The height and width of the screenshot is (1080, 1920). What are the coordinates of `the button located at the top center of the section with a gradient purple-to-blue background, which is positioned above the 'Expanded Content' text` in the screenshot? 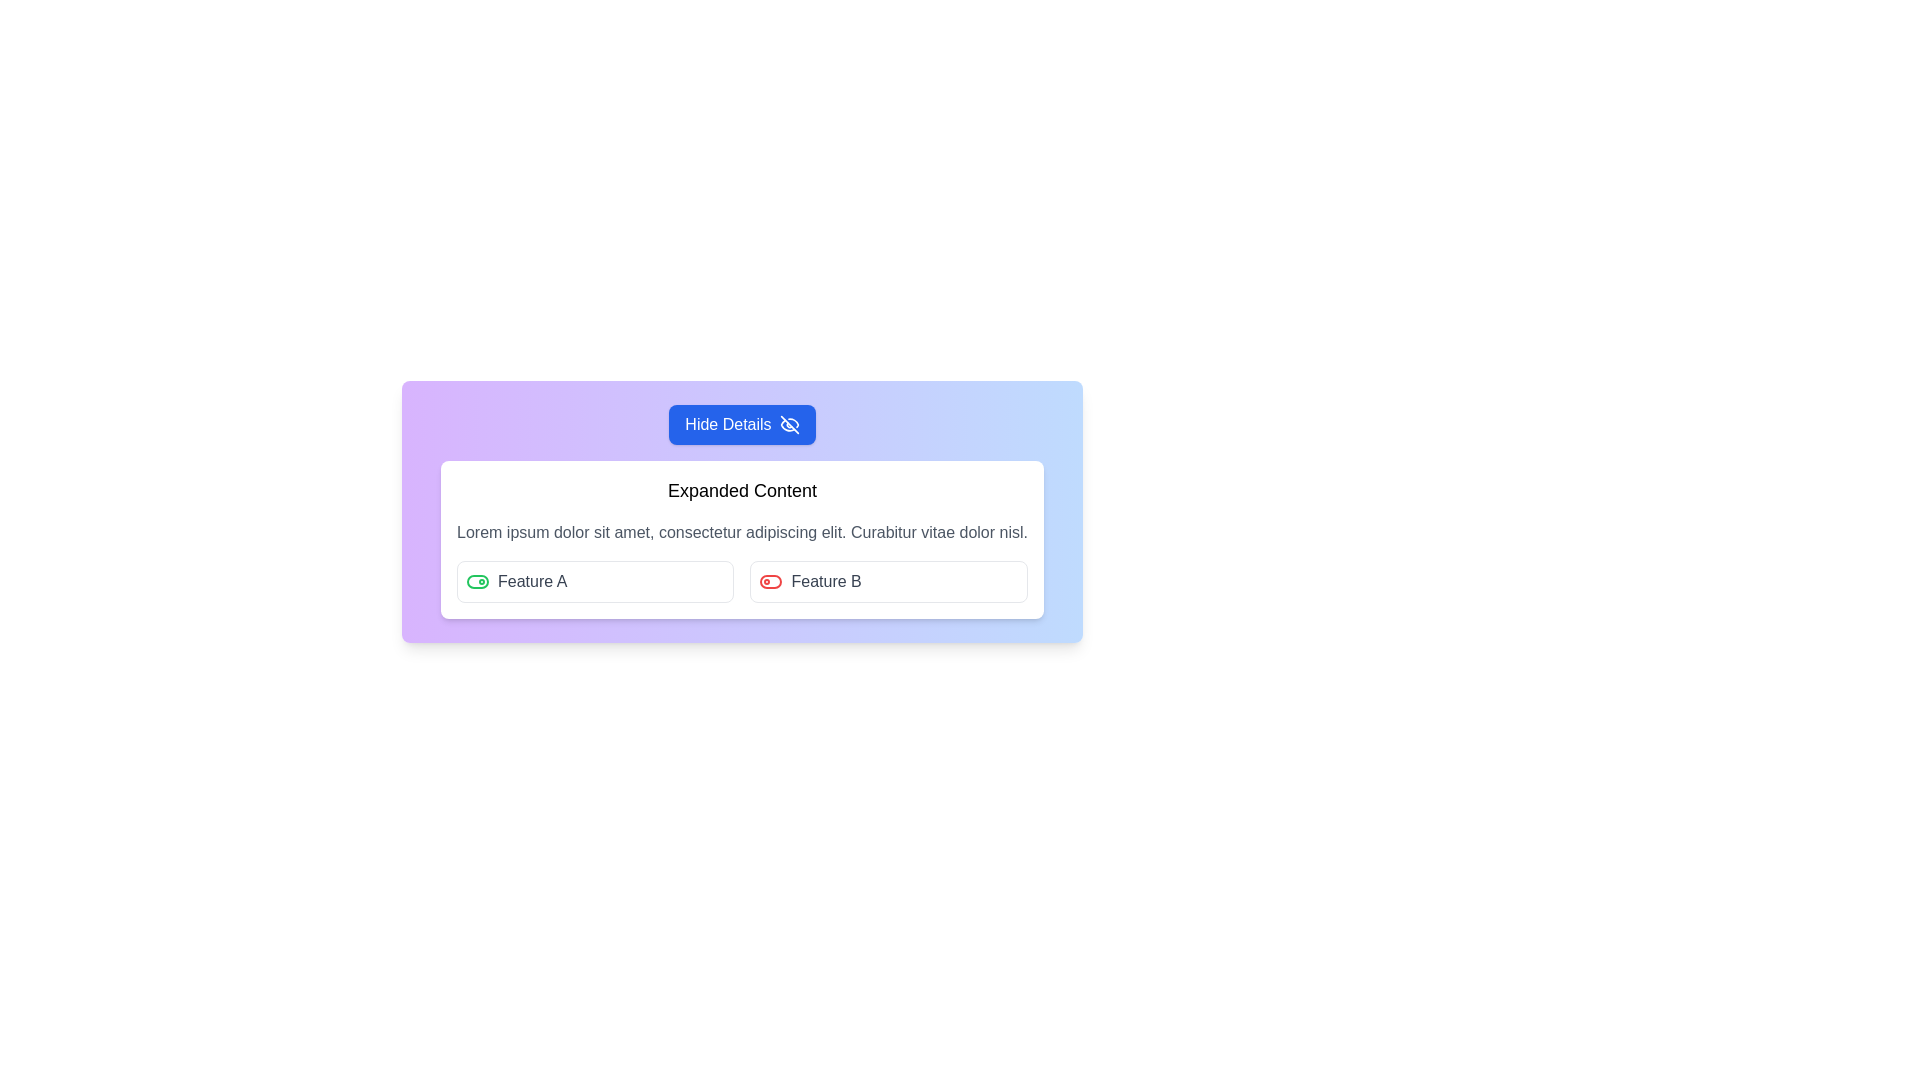 It's located at (741, 423).